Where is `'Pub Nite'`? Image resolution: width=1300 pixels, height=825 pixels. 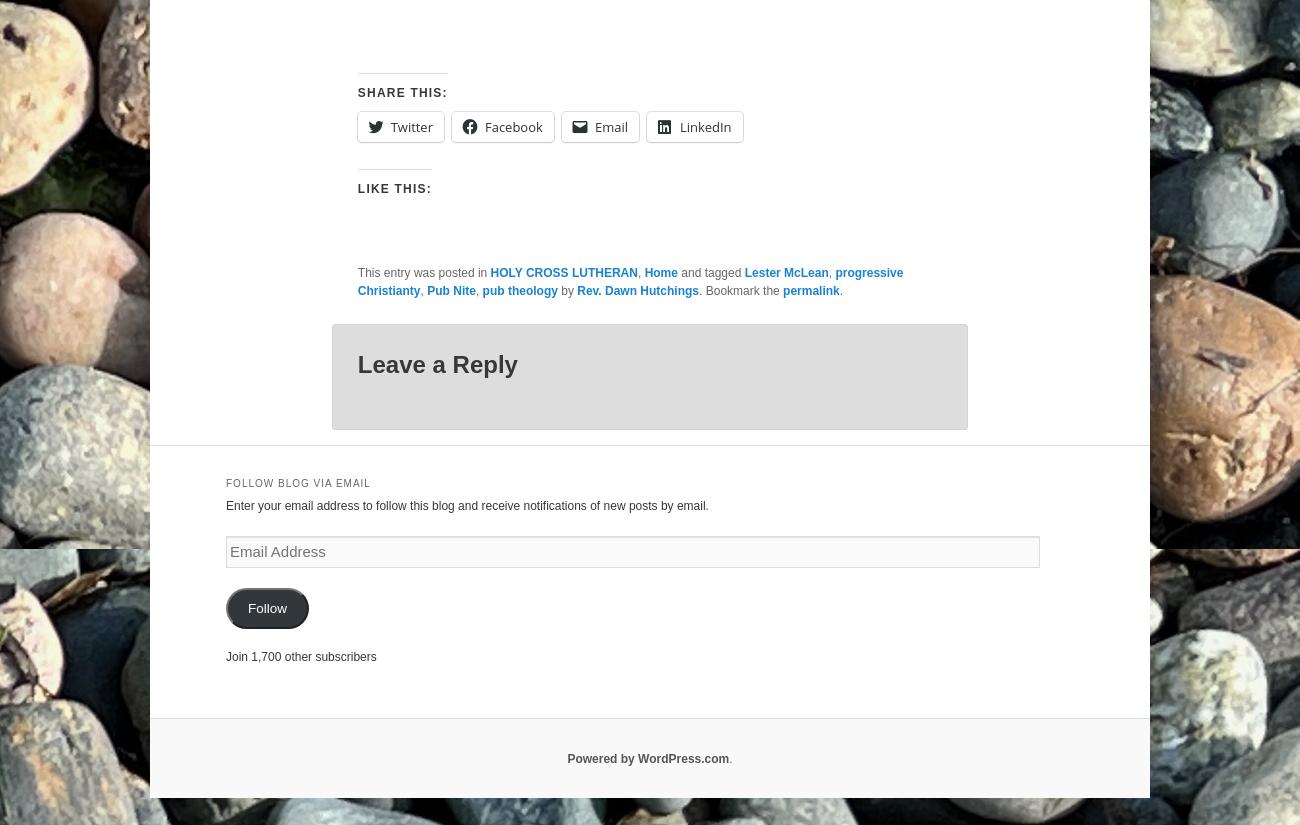
'Pub Nite' is located at coordinates (449, 289).